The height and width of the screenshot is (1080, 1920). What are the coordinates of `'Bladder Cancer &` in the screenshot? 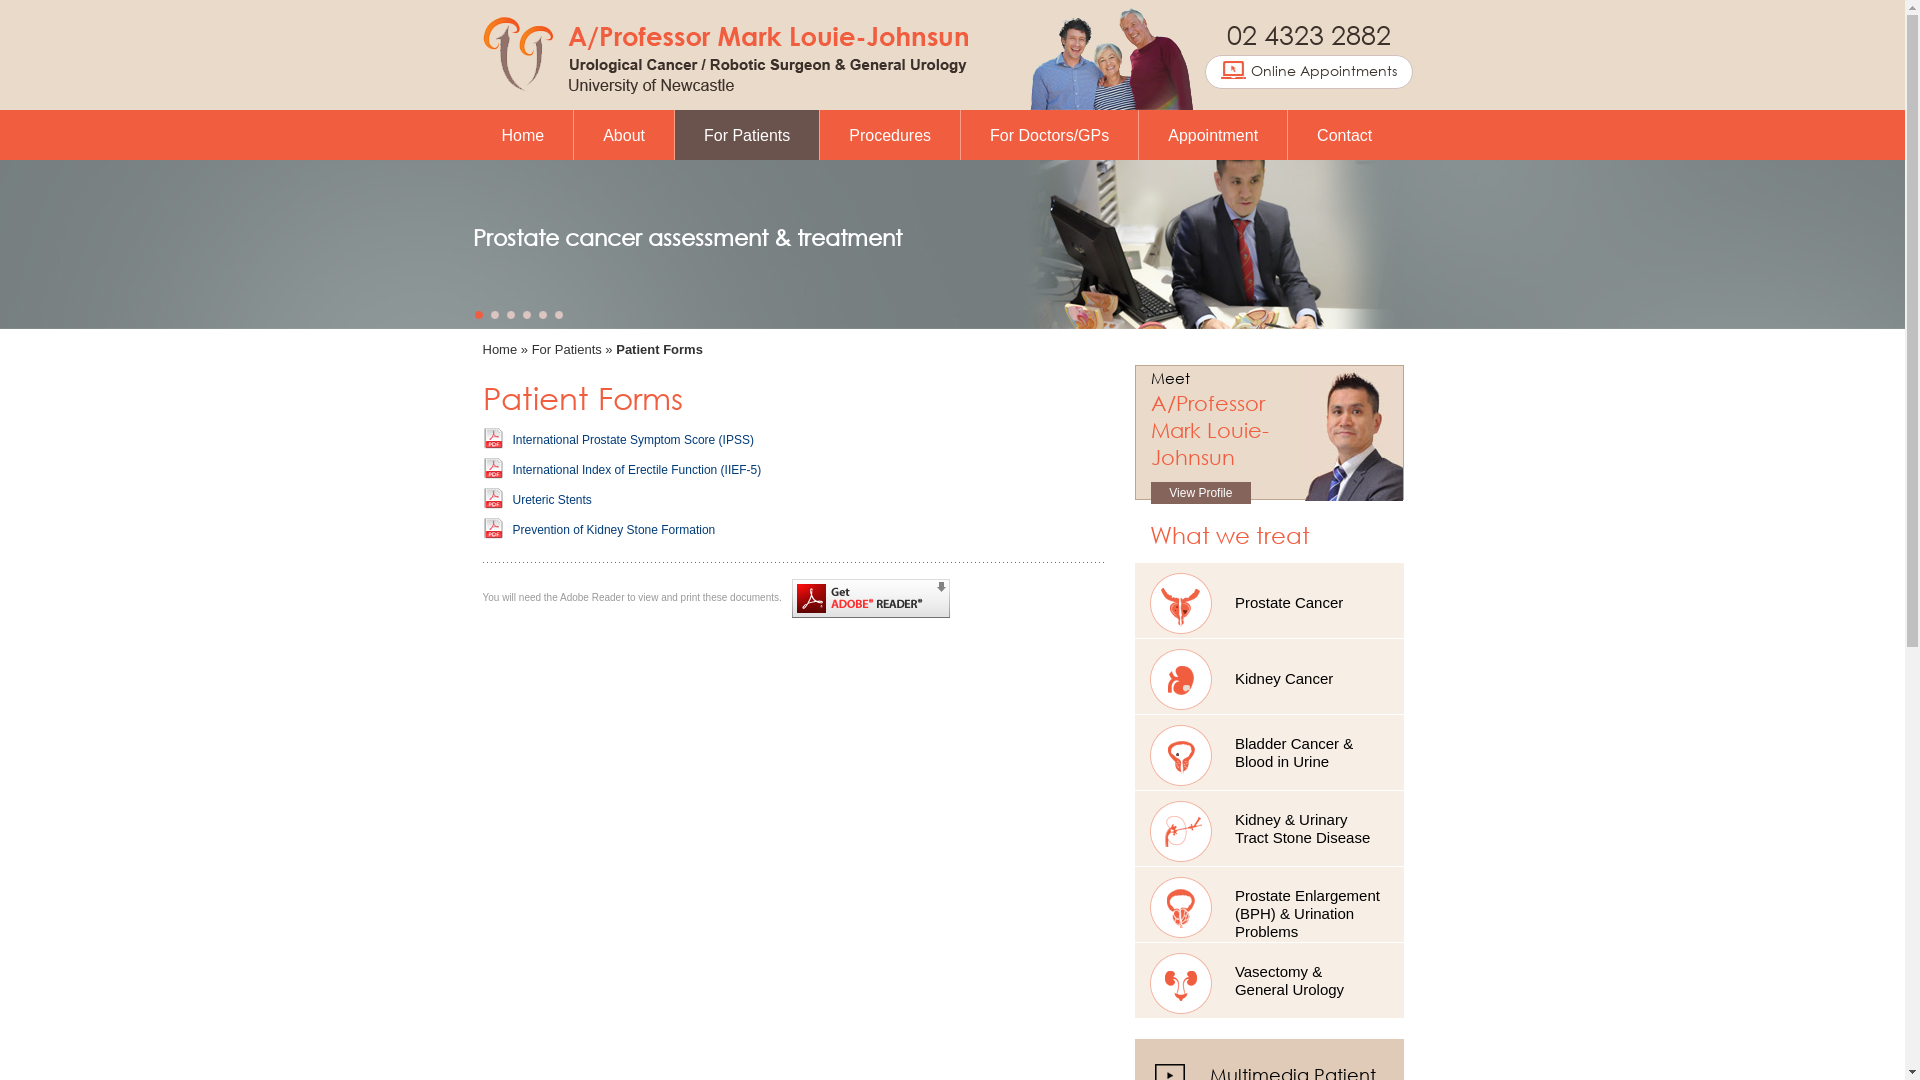 It's located at (1134, 752).